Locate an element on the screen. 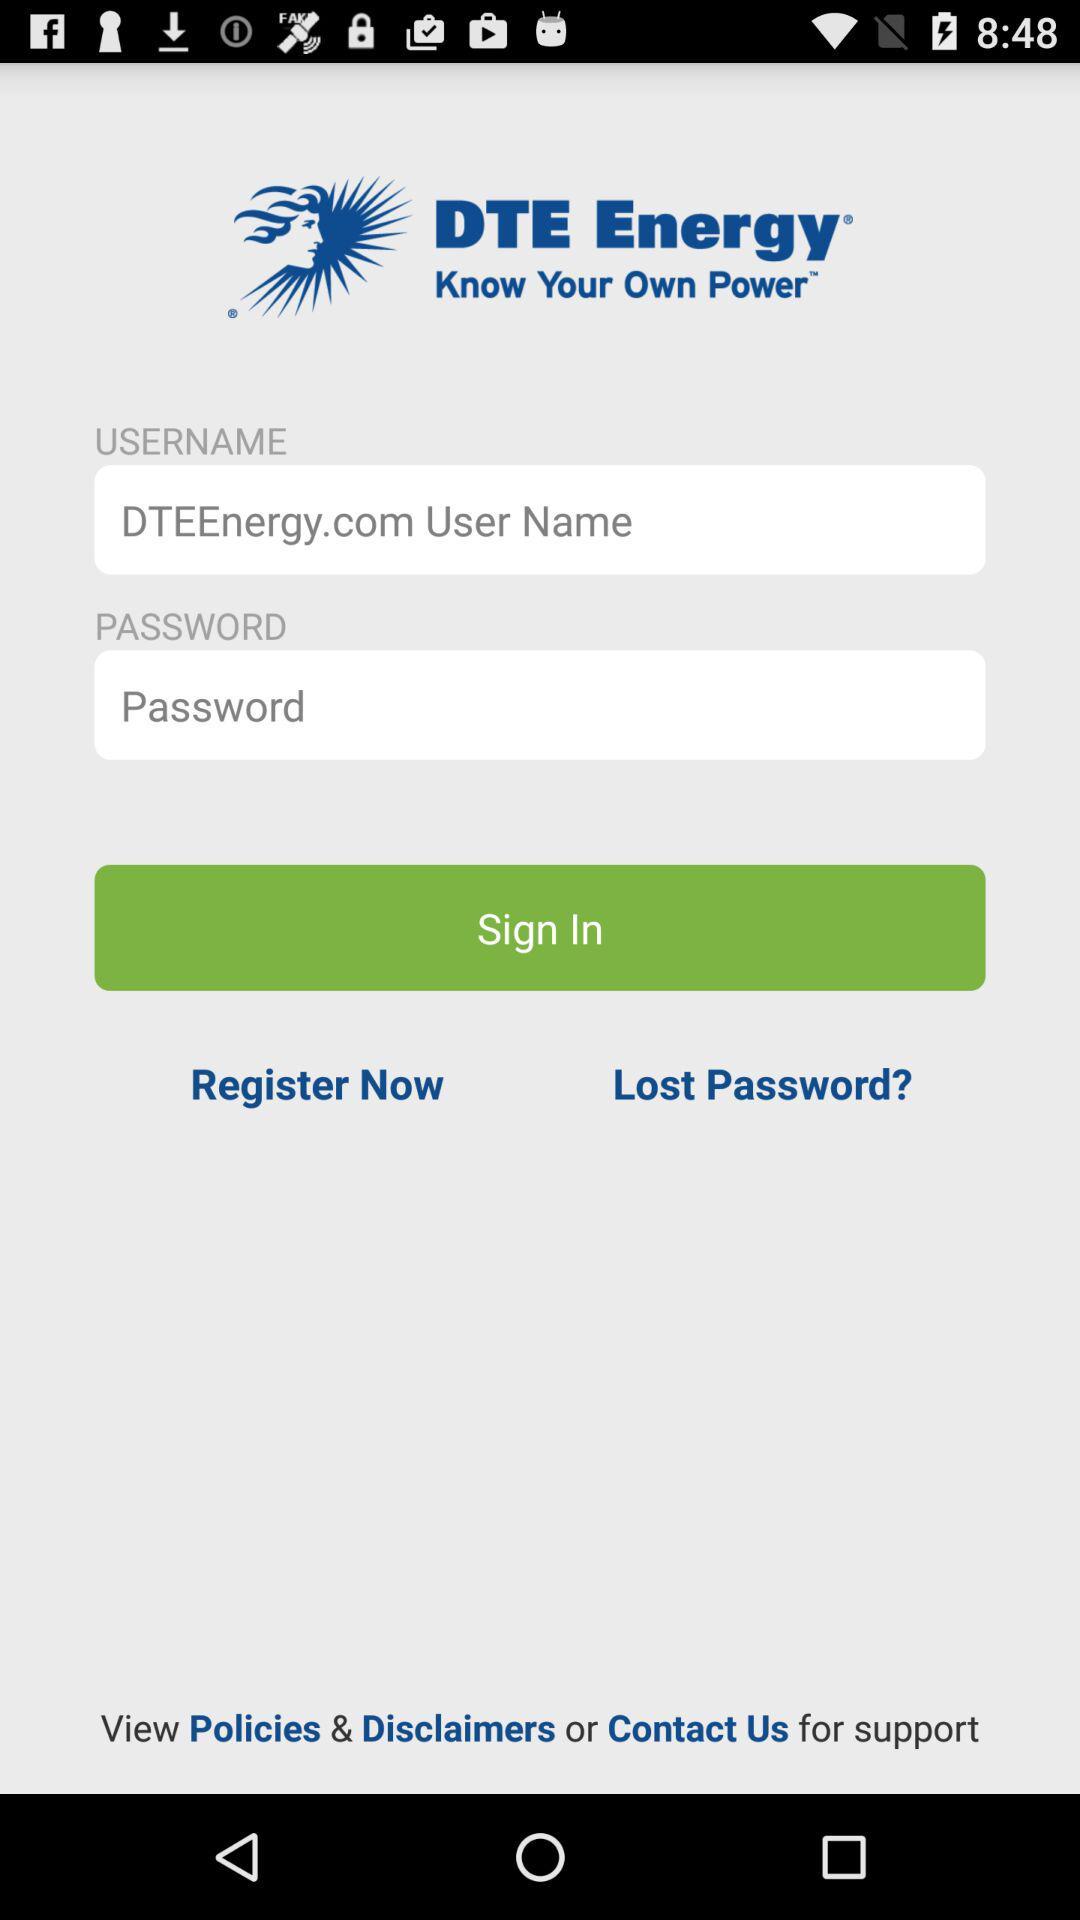 The height and width of the screenshot is (1920, 1080). the register now is located at coordinates (316, 1082).